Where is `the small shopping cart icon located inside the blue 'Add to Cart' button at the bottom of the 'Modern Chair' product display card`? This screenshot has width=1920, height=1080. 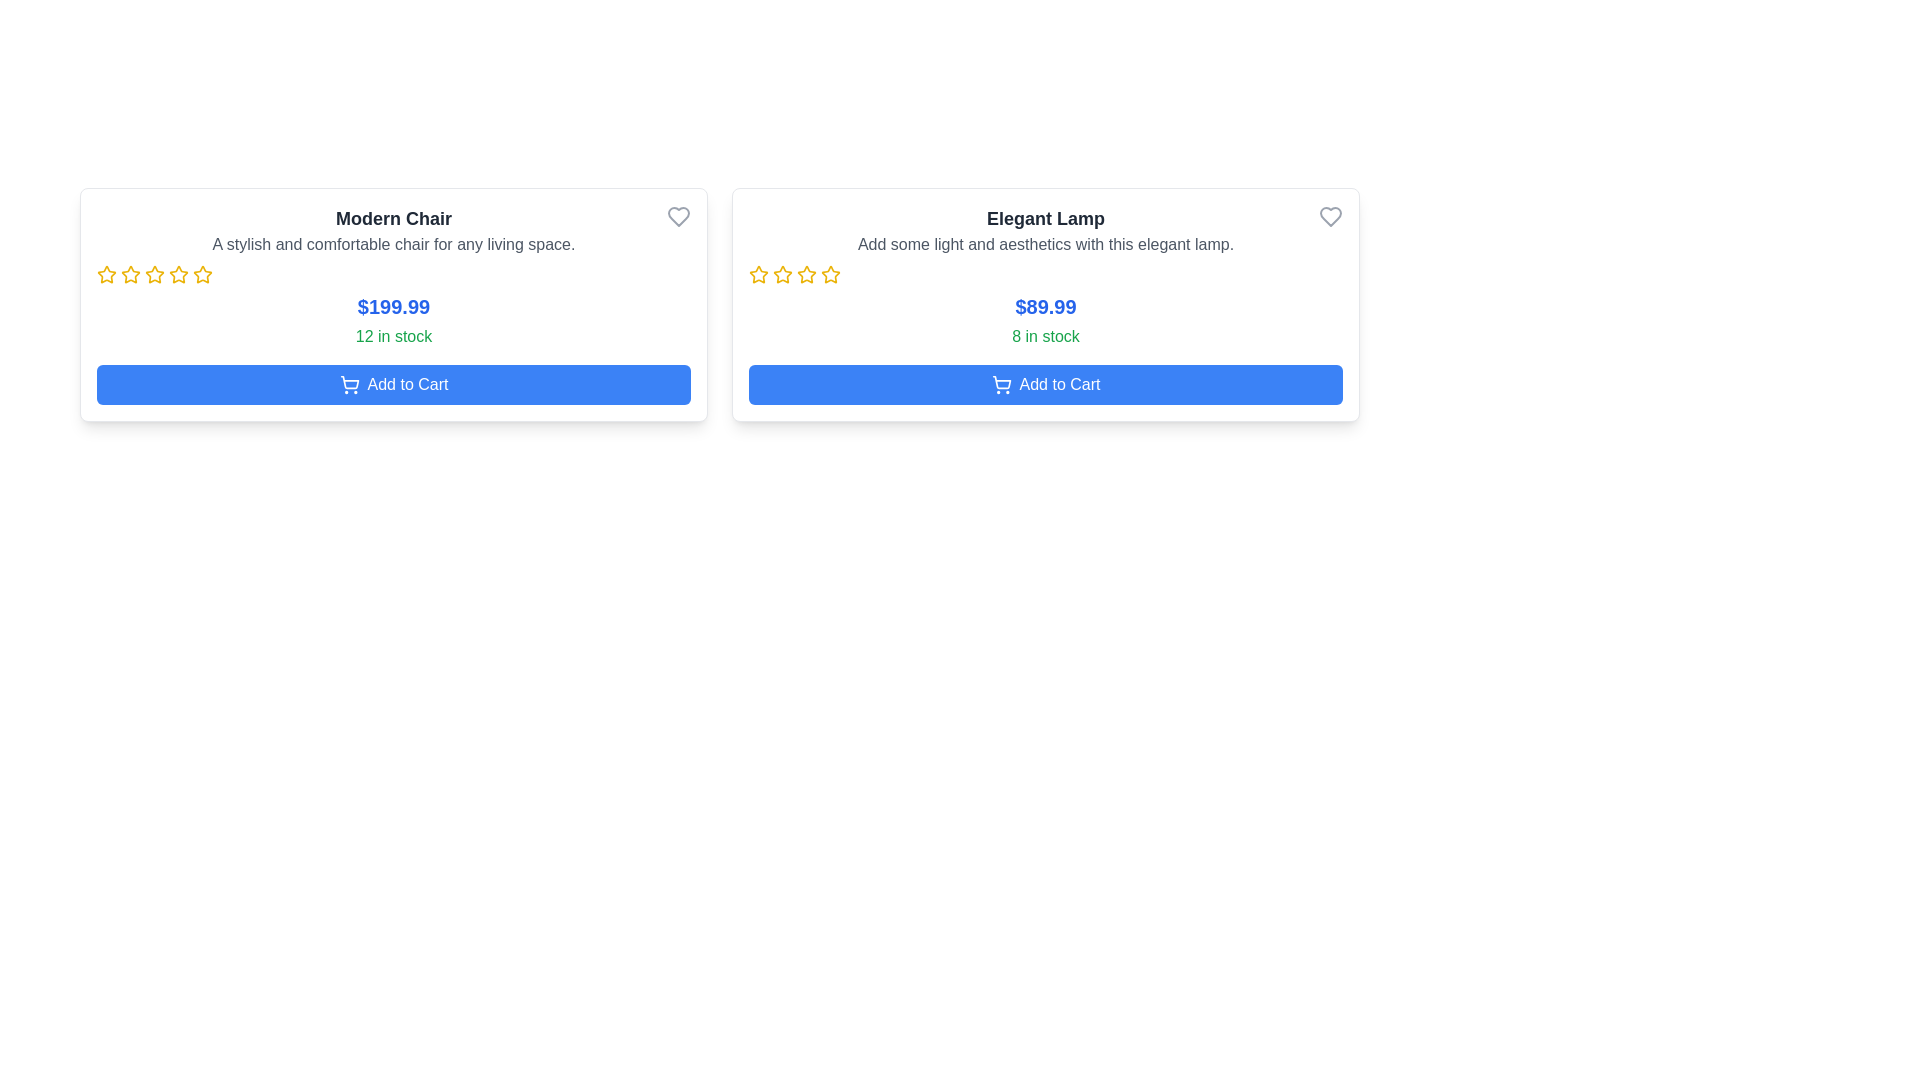
the small shopping cart icon located inside the blue 'Add to Cart' button at the bottom of the 'Modern Chair' product display card is located at coordinates (349, 385).